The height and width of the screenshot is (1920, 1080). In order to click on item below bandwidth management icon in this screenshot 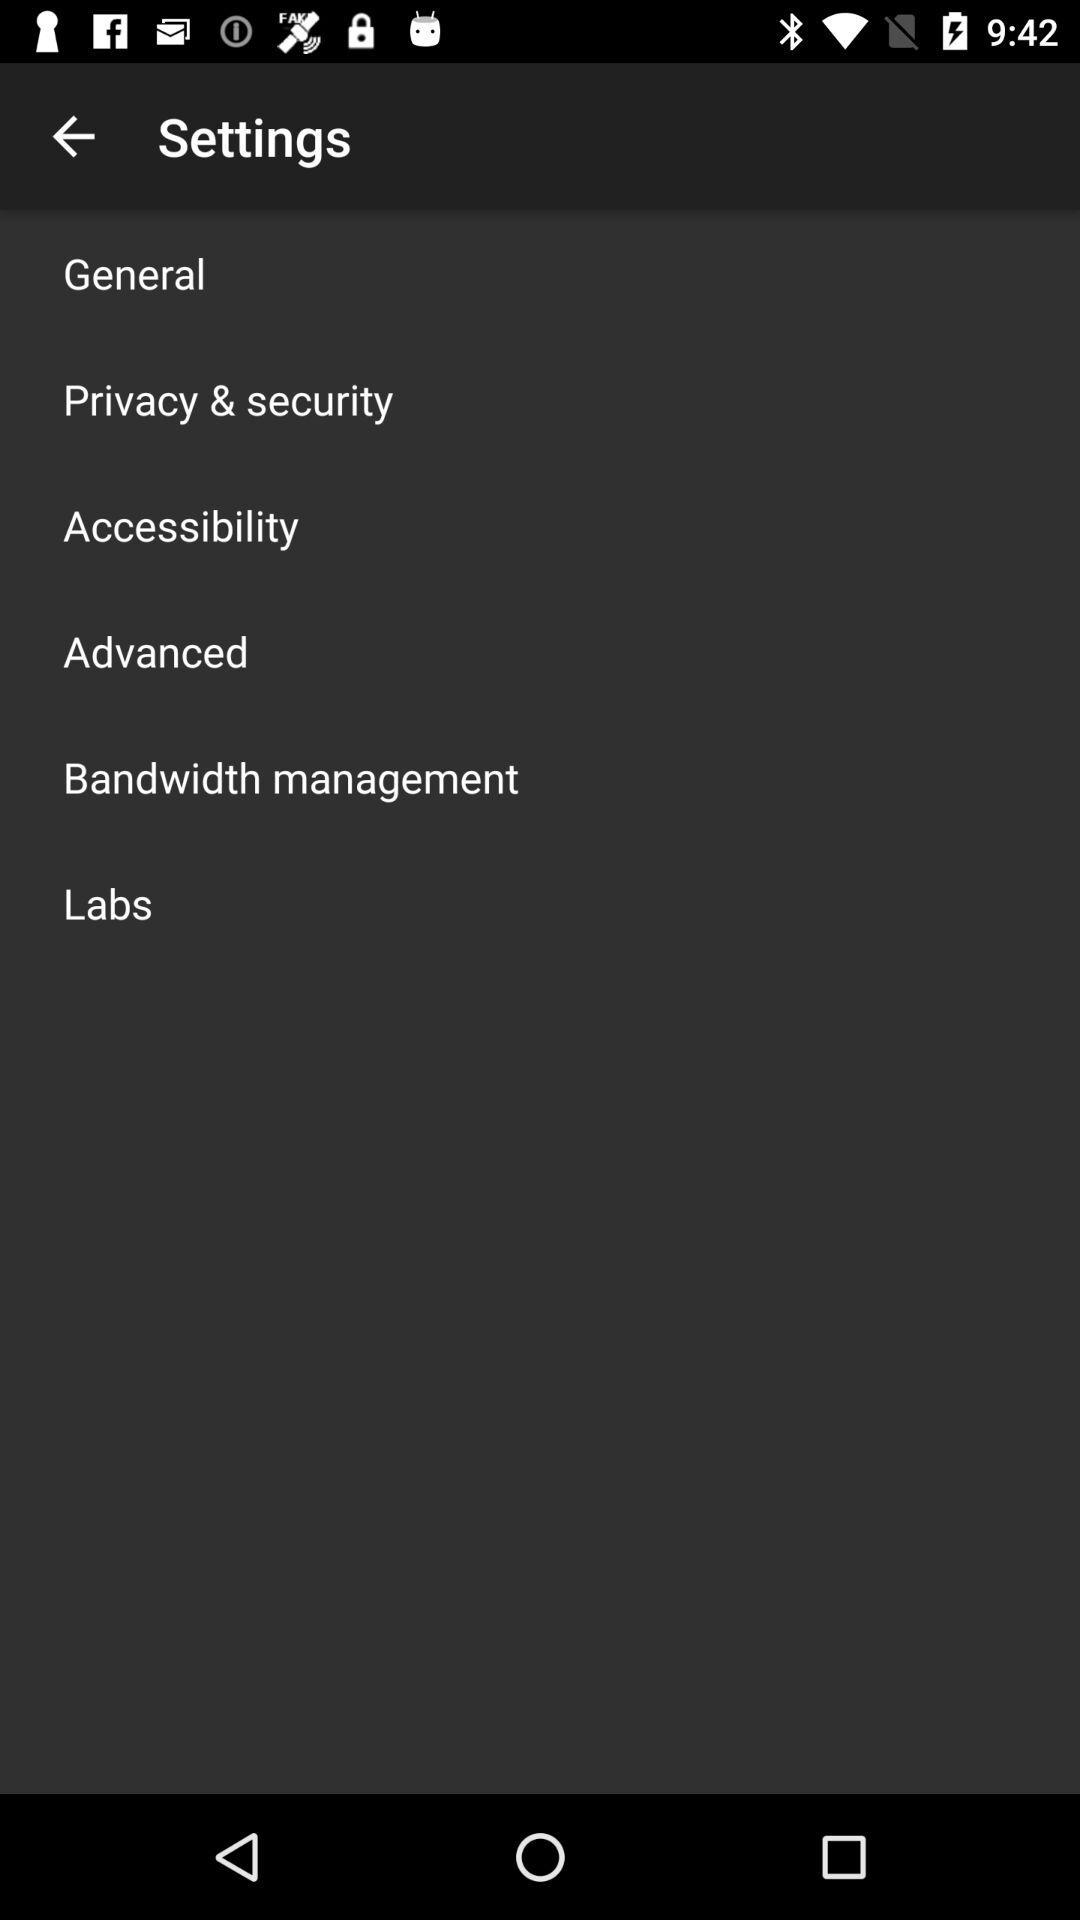, I will do `click(108, 901)`.